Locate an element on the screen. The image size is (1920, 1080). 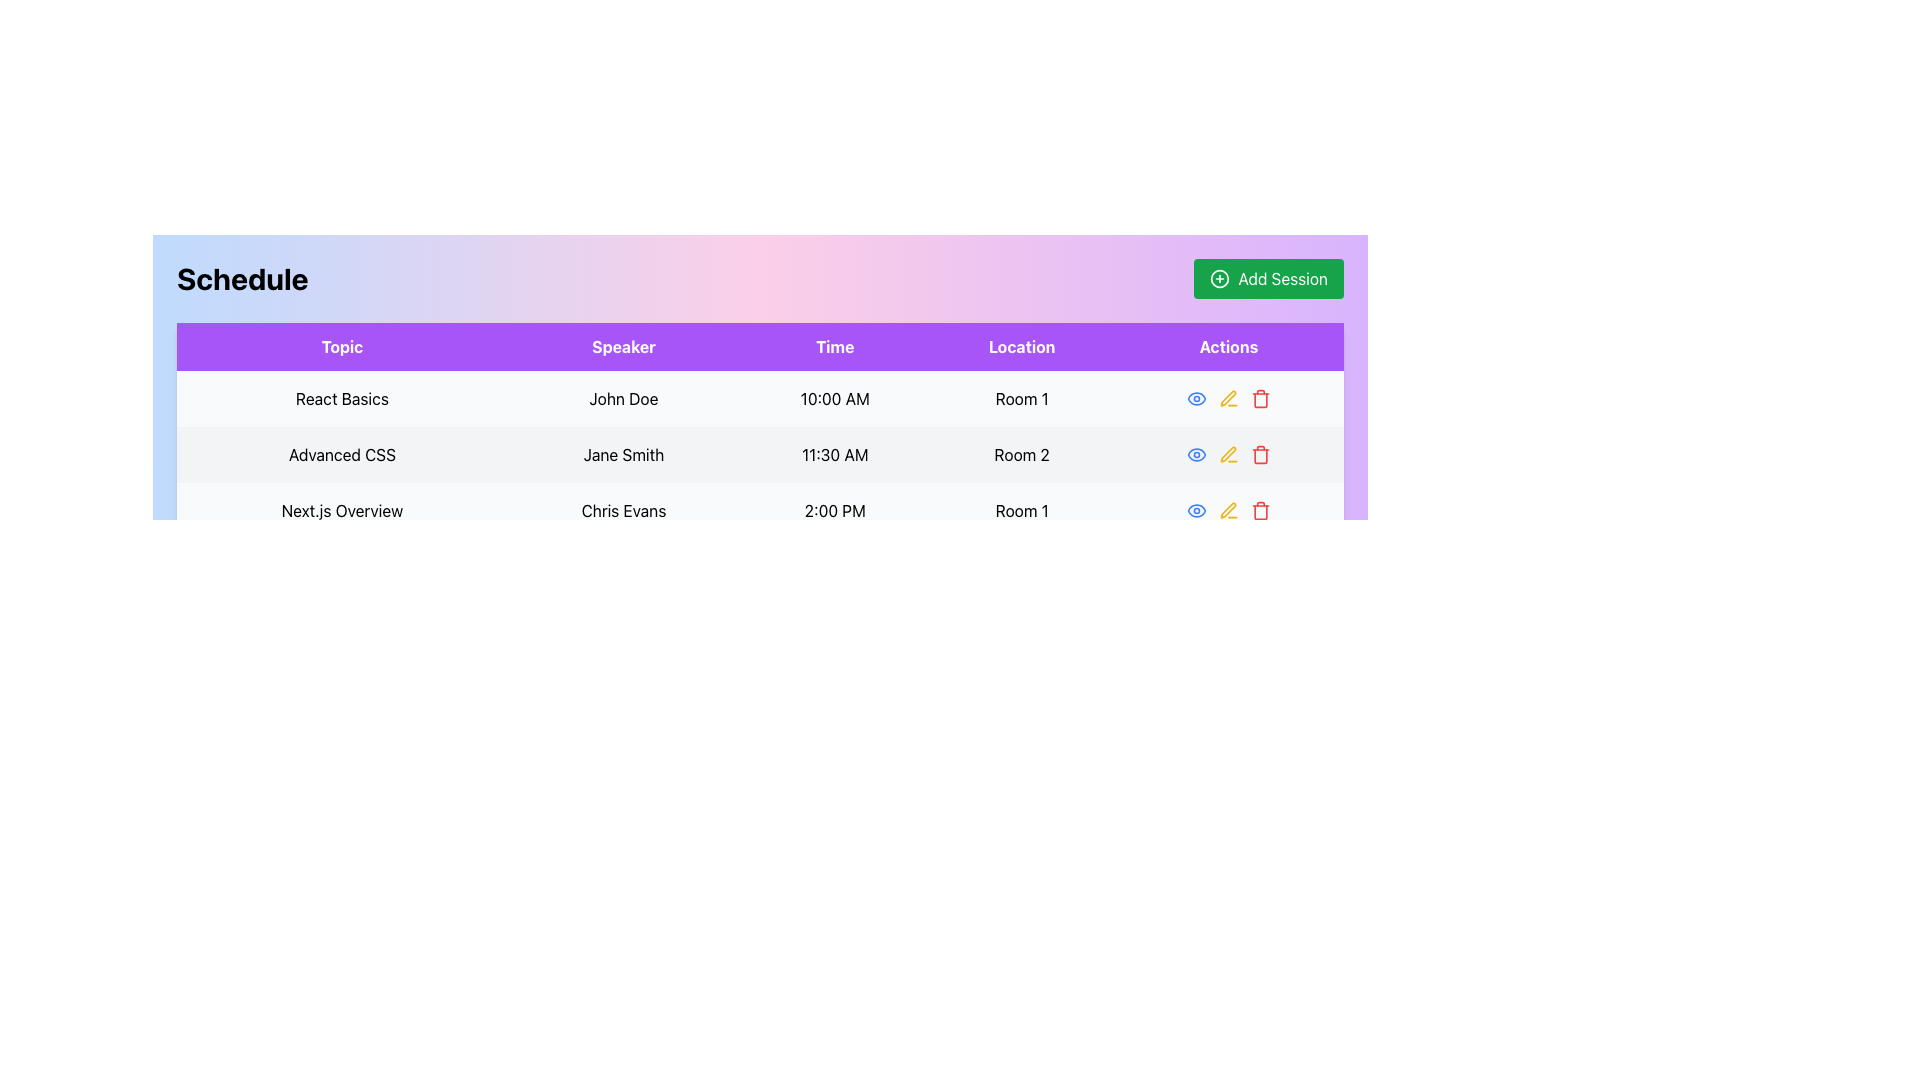
the 'Time' column header in the table, which is the third column header labeled for time-related data is located at coordinates (835, 346).